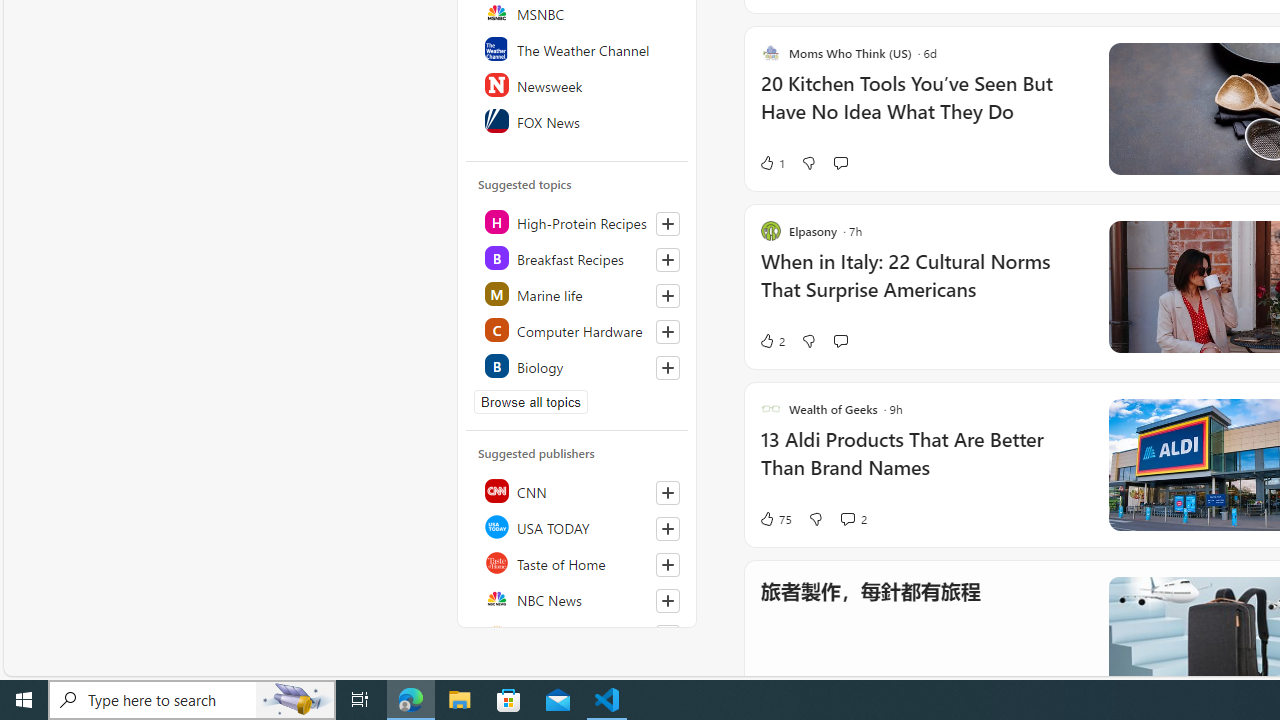 The image size is (1280, 720). What do you see at coordinates (815, 518) in the screenshot?
I see `'Dislike'` at bounding box center [815, 518].